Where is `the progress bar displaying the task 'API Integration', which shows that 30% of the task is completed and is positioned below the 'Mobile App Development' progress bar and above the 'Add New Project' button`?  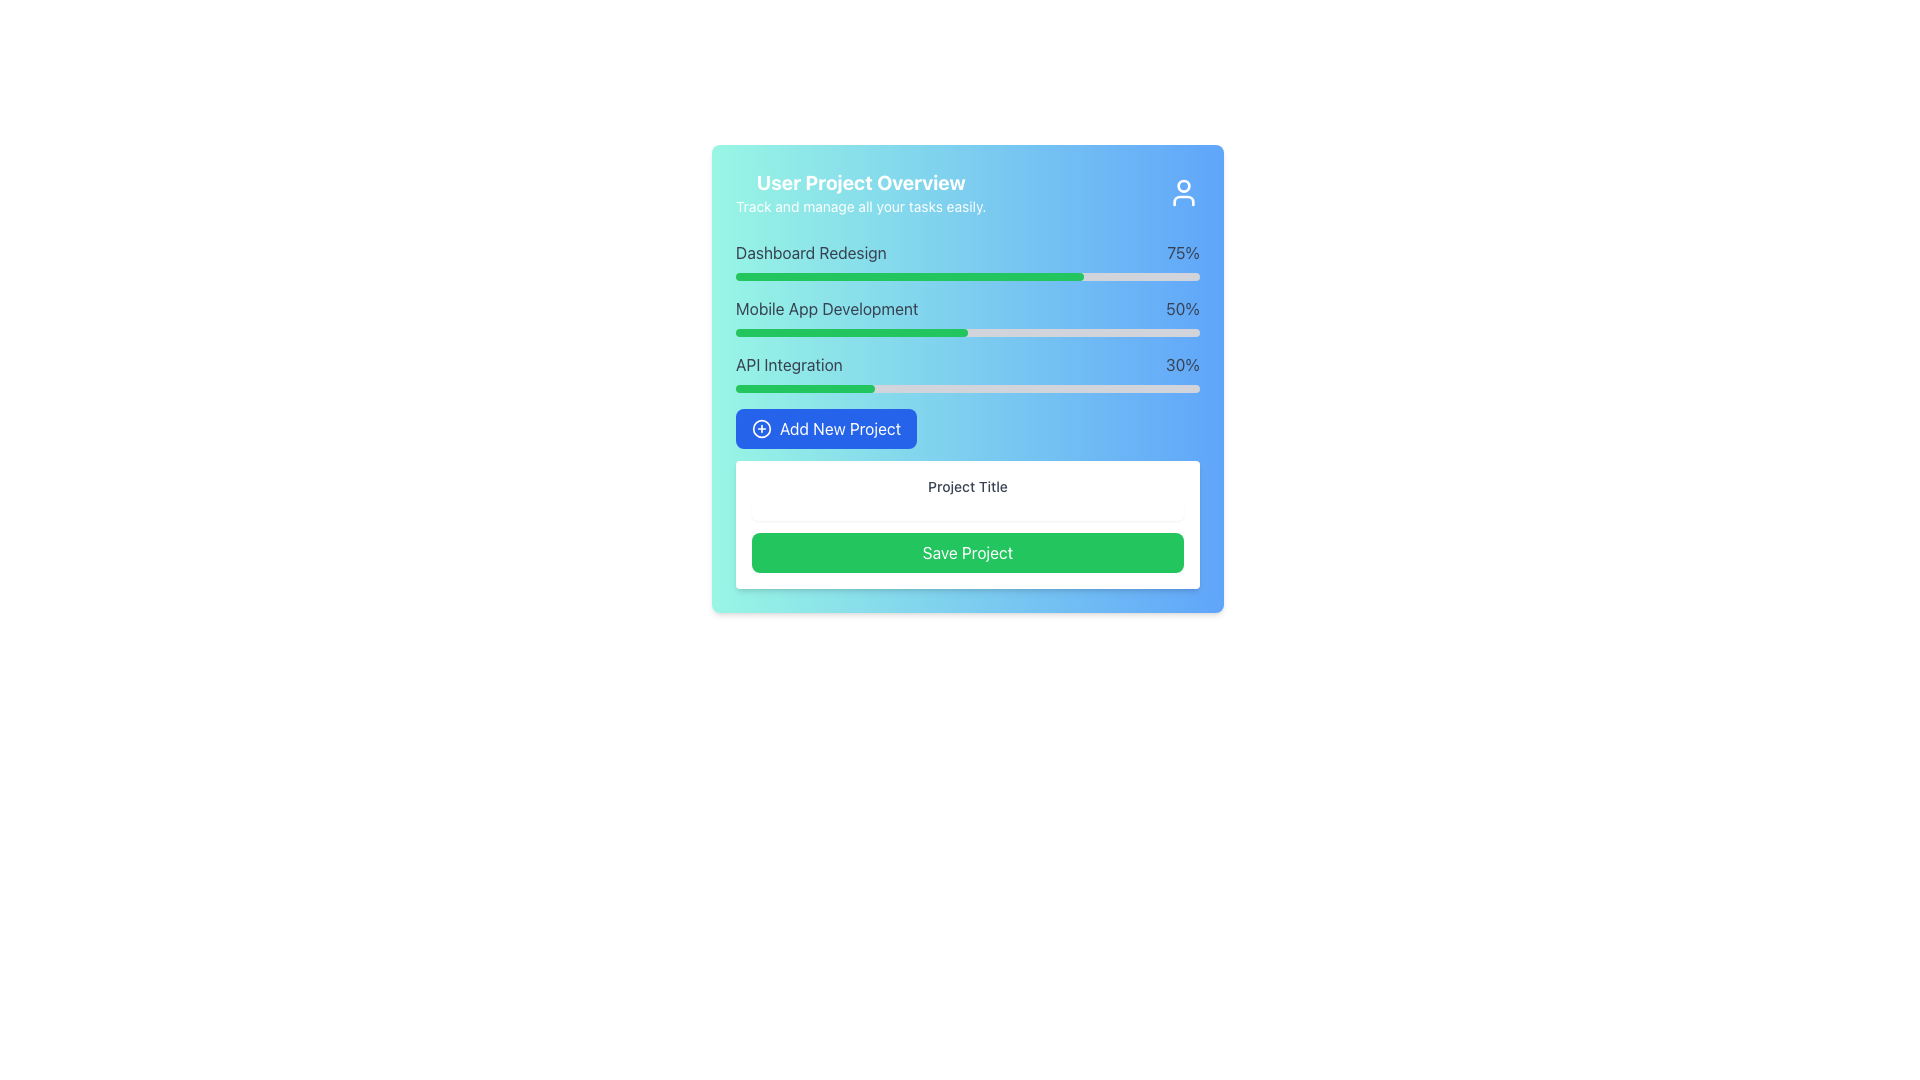 the progress bar displaying the task 'API Integration', which shows that 30% of the task is completed and is positioned below the 'Mobile App Development' progress bar and above the 'Add New Project' button is located at coordinates (968, 373).